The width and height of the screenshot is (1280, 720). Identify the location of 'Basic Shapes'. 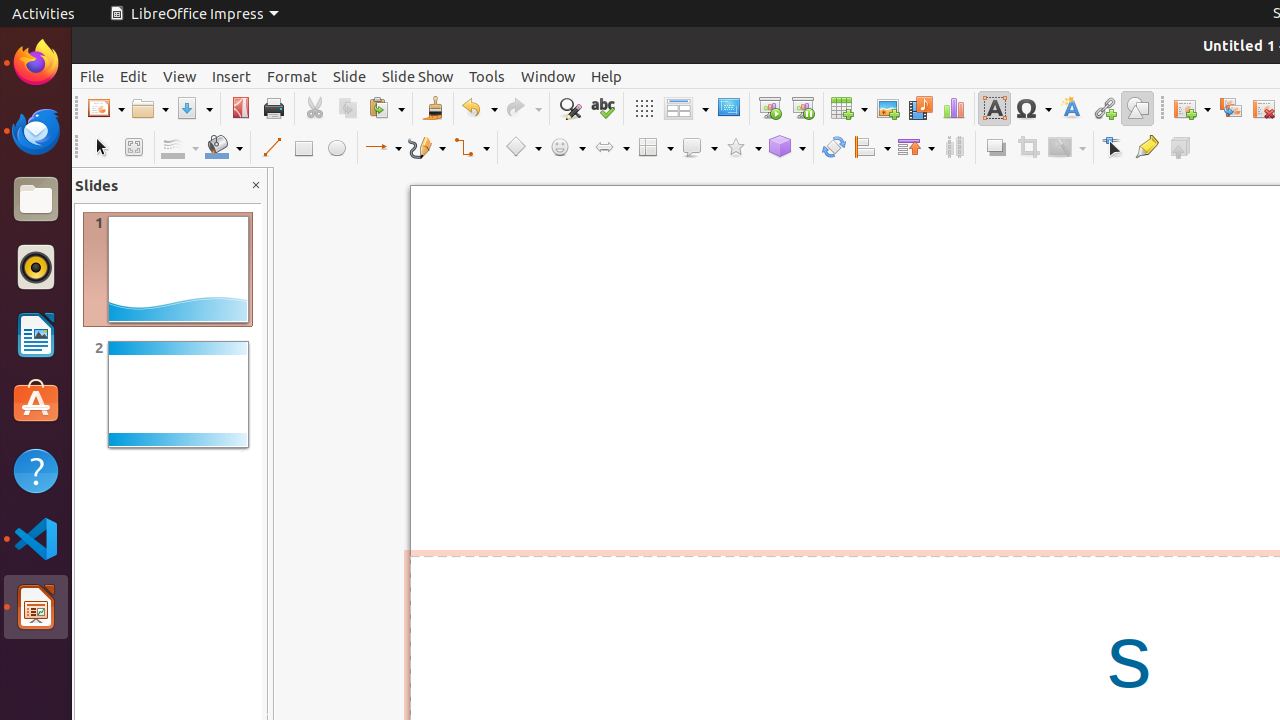
(523, 146).